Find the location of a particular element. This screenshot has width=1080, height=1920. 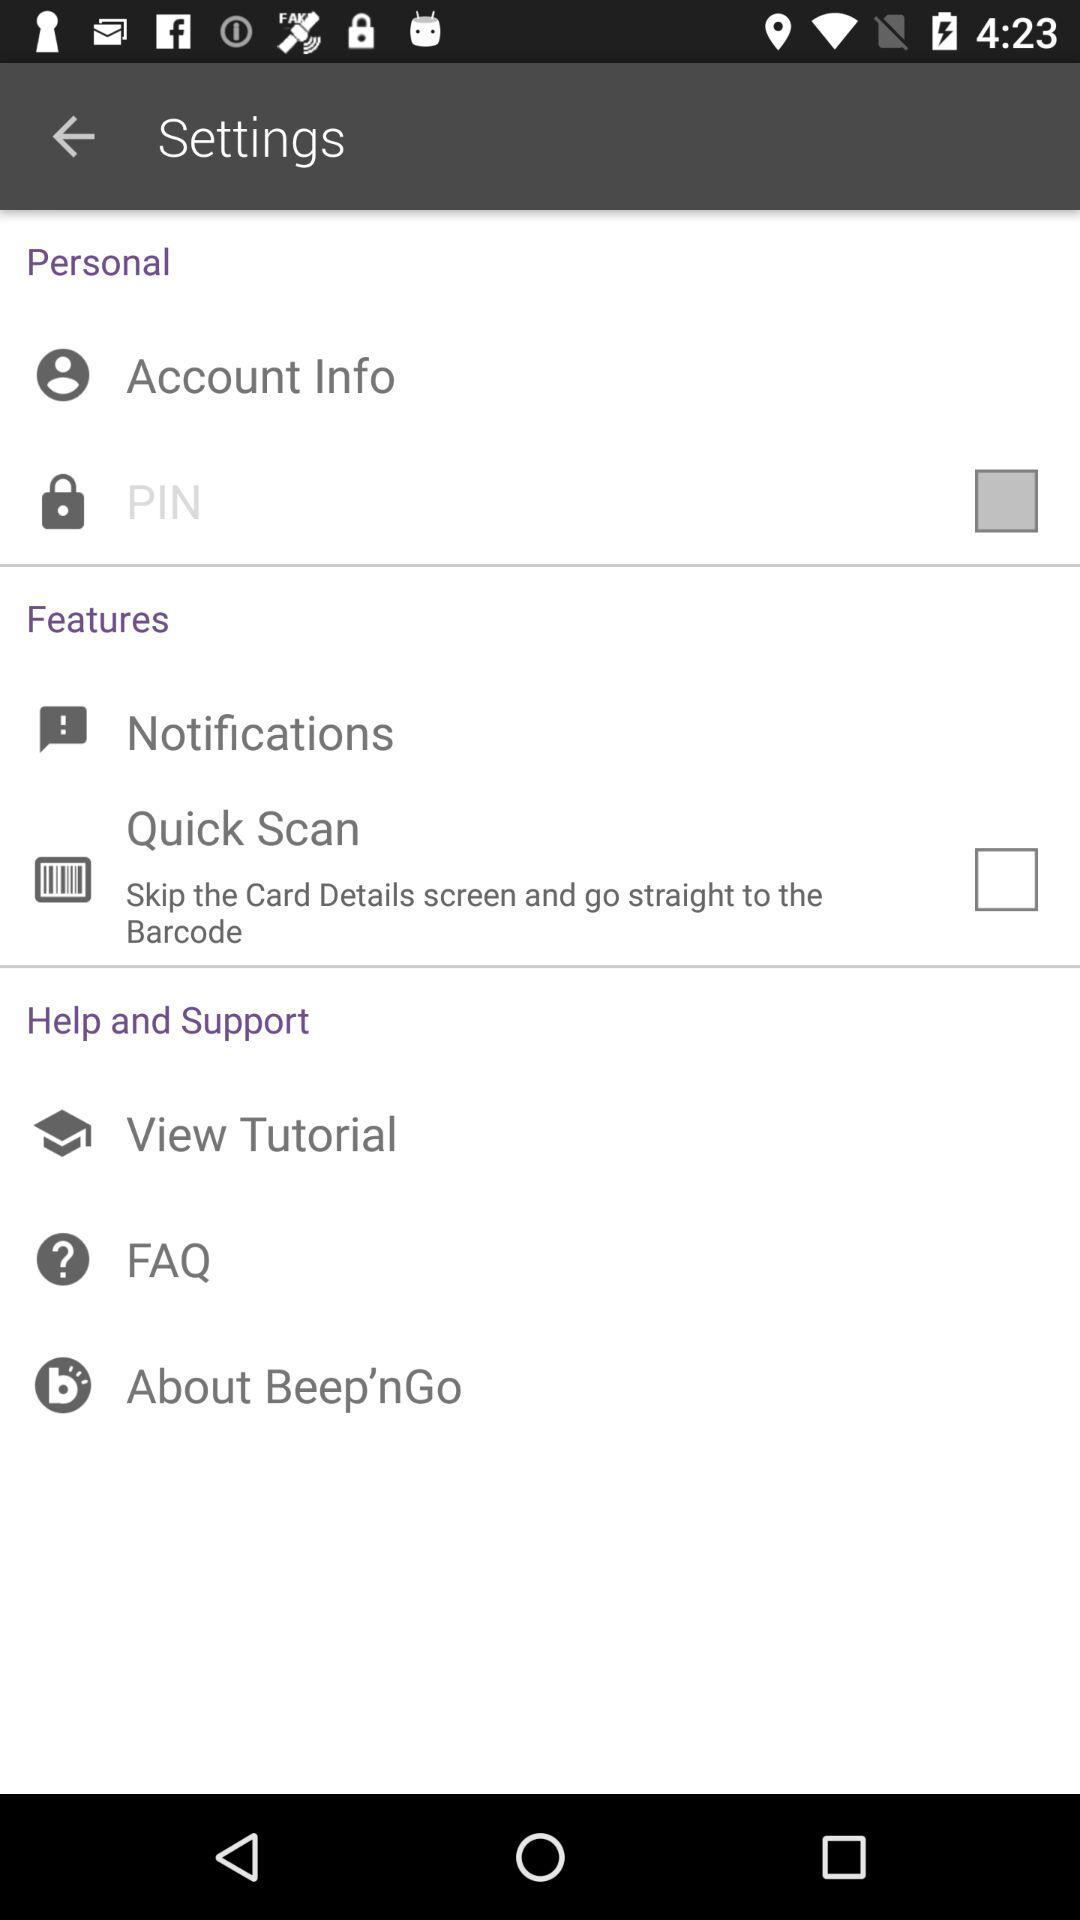

account info item is located at coordinates (540, 374).